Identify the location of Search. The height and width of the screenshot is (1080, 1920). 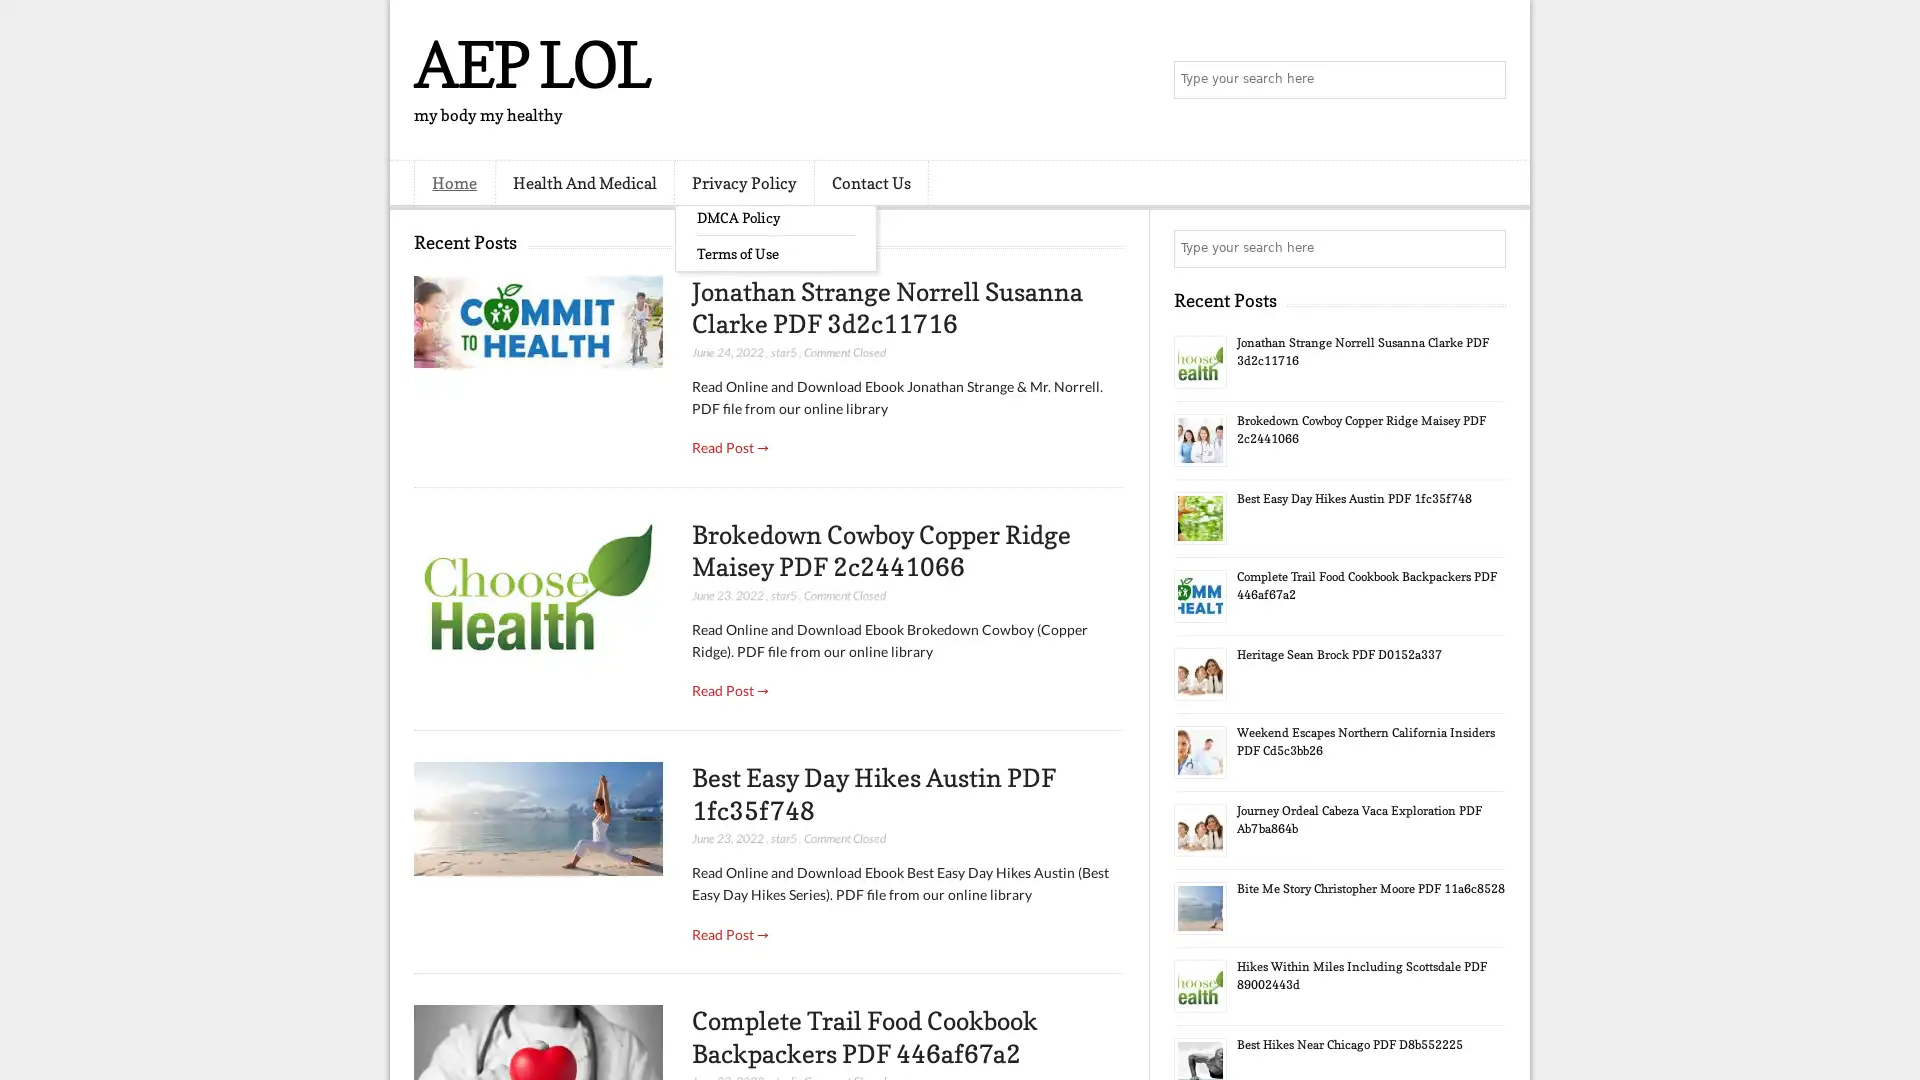
(1485, 248).